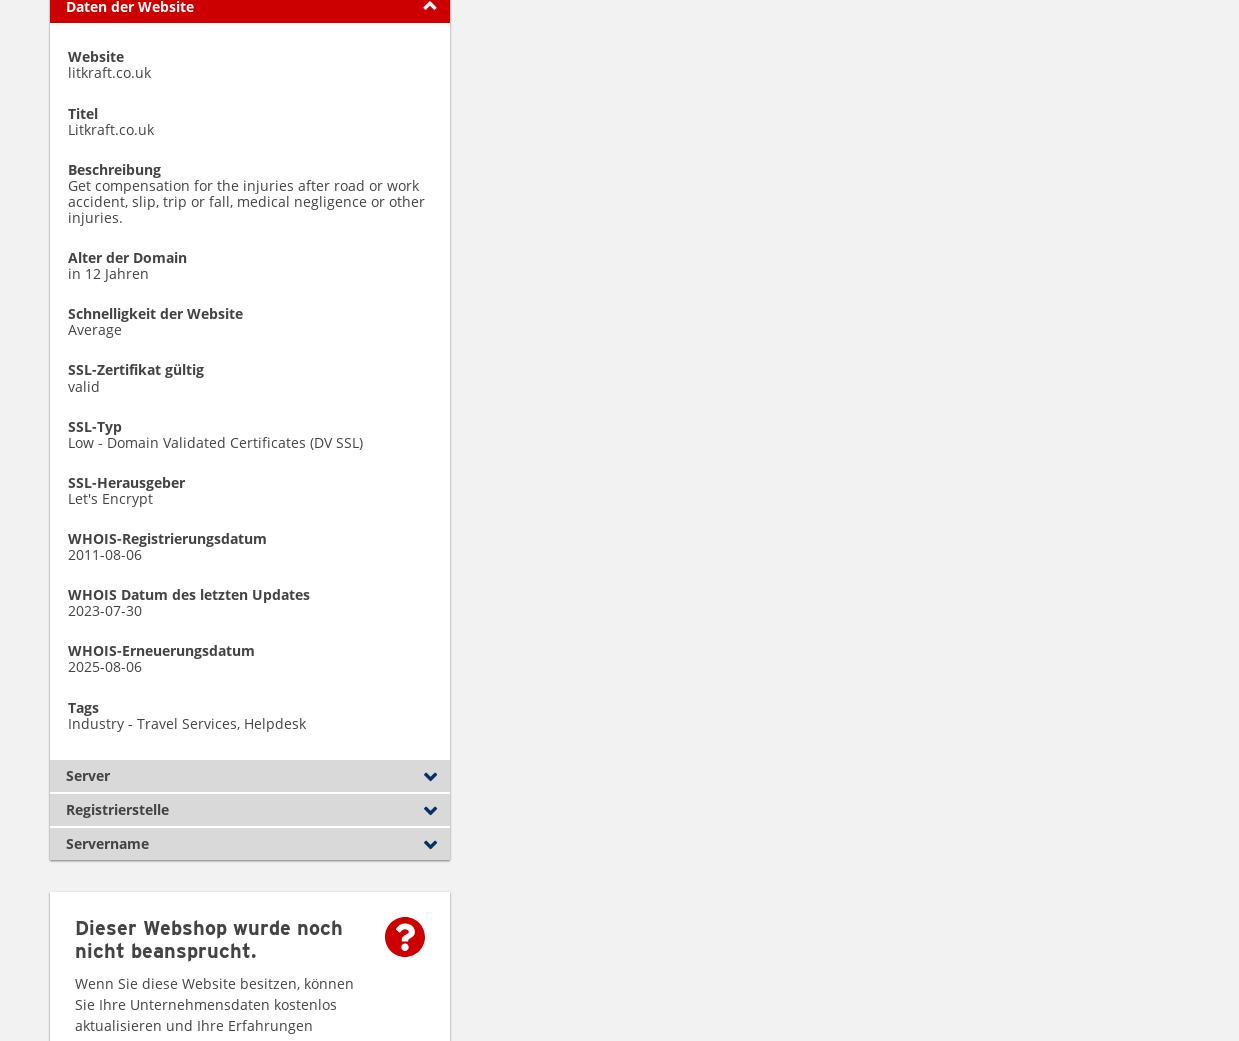  I want to click on '2011-08-06', so click(104, 554).